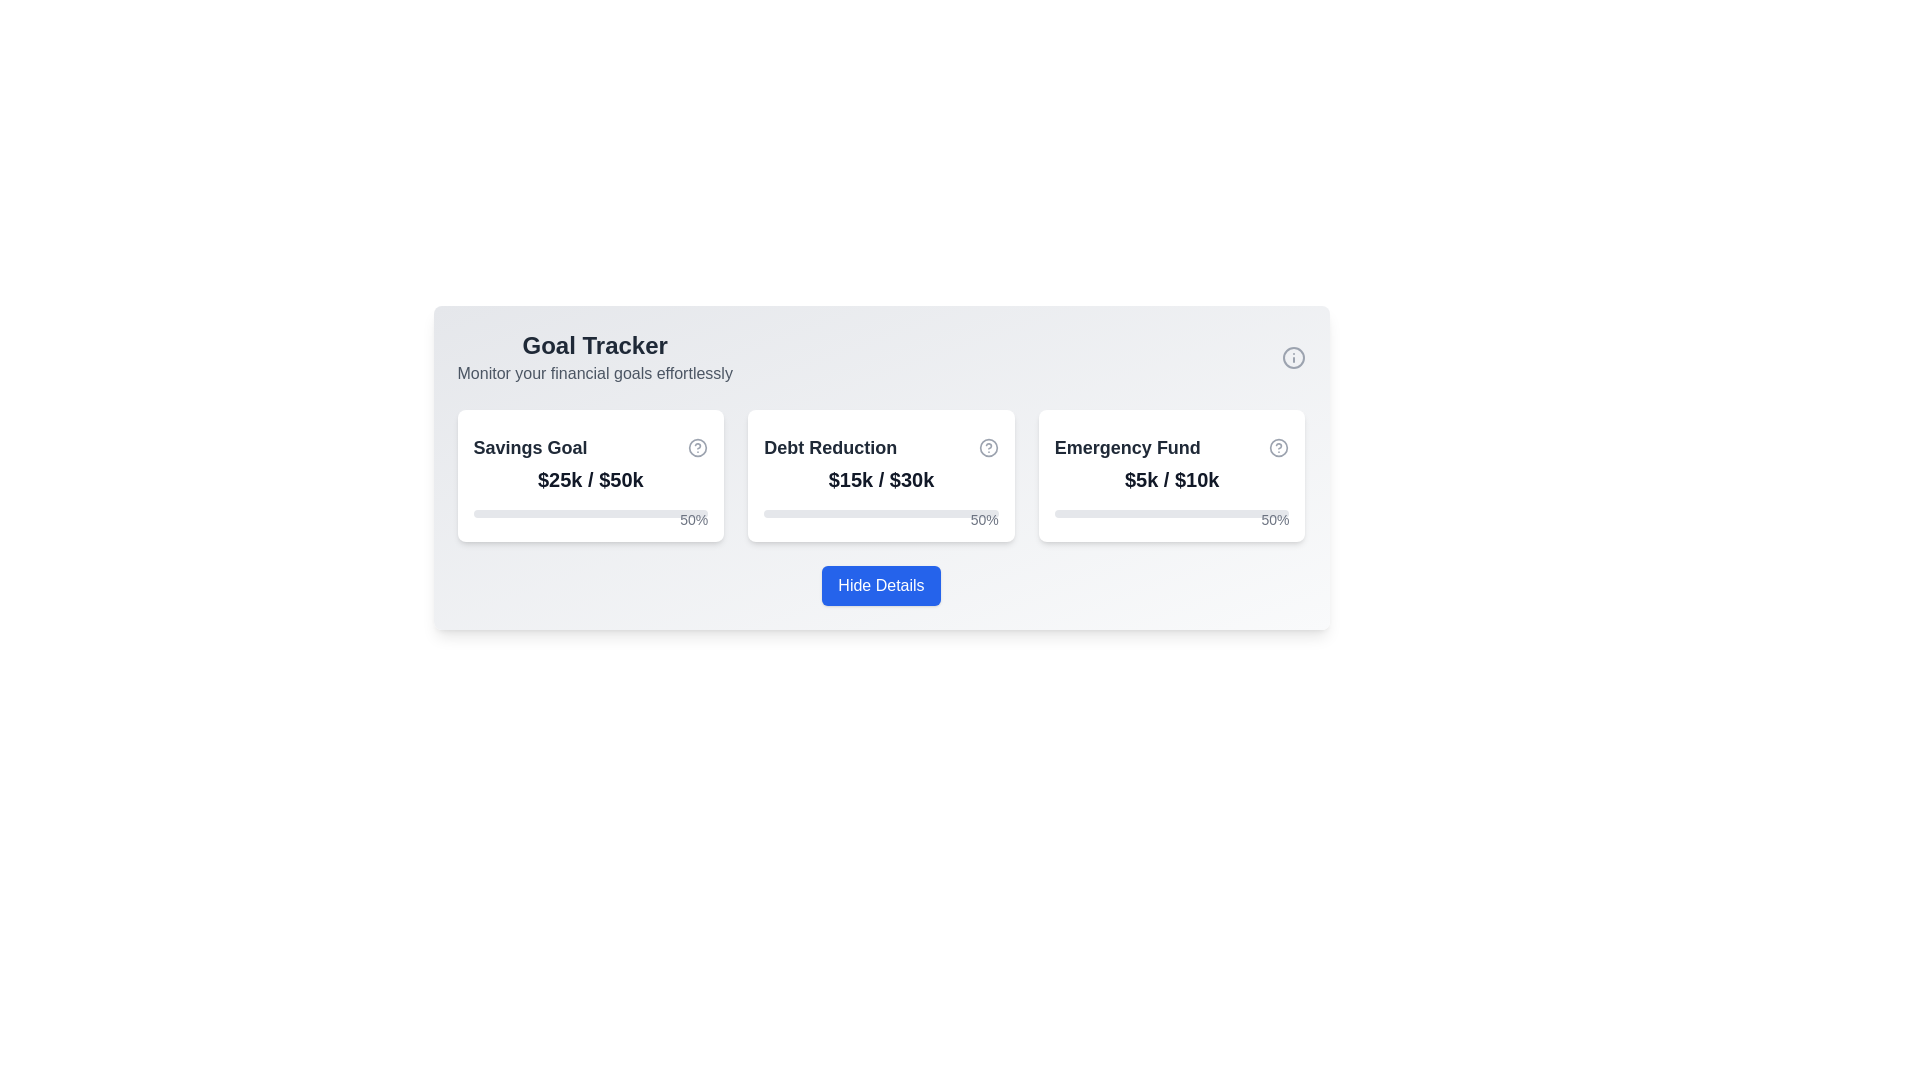 This screenshot has width=1920, height=1080. Describe the element at coordinates (1127, 446) in the screenshot. I see `'Emergency Fund' text label displayed in bold, medium-sized font and dark gray color, prominently positioned in the upper region of its card` at that location.